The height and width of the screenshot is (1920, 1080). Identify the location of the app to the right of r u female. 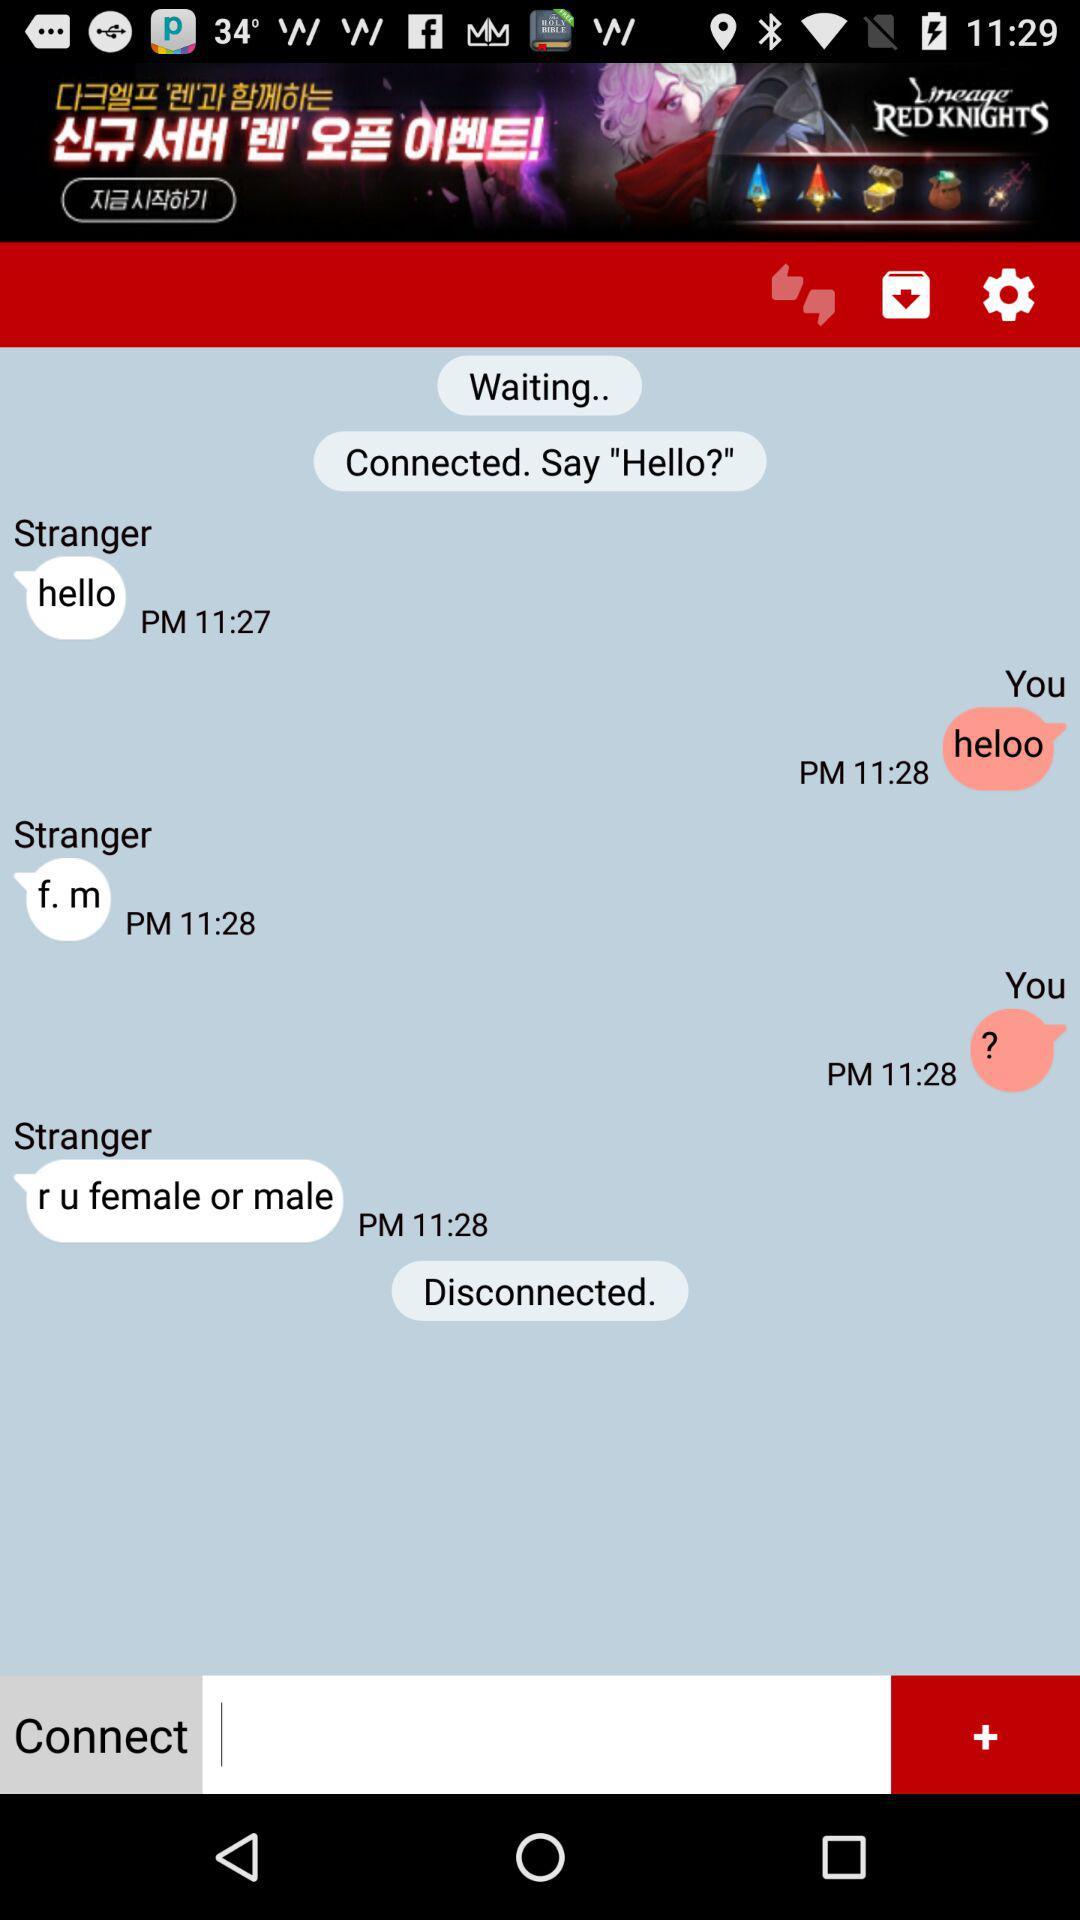
(540, 1290).